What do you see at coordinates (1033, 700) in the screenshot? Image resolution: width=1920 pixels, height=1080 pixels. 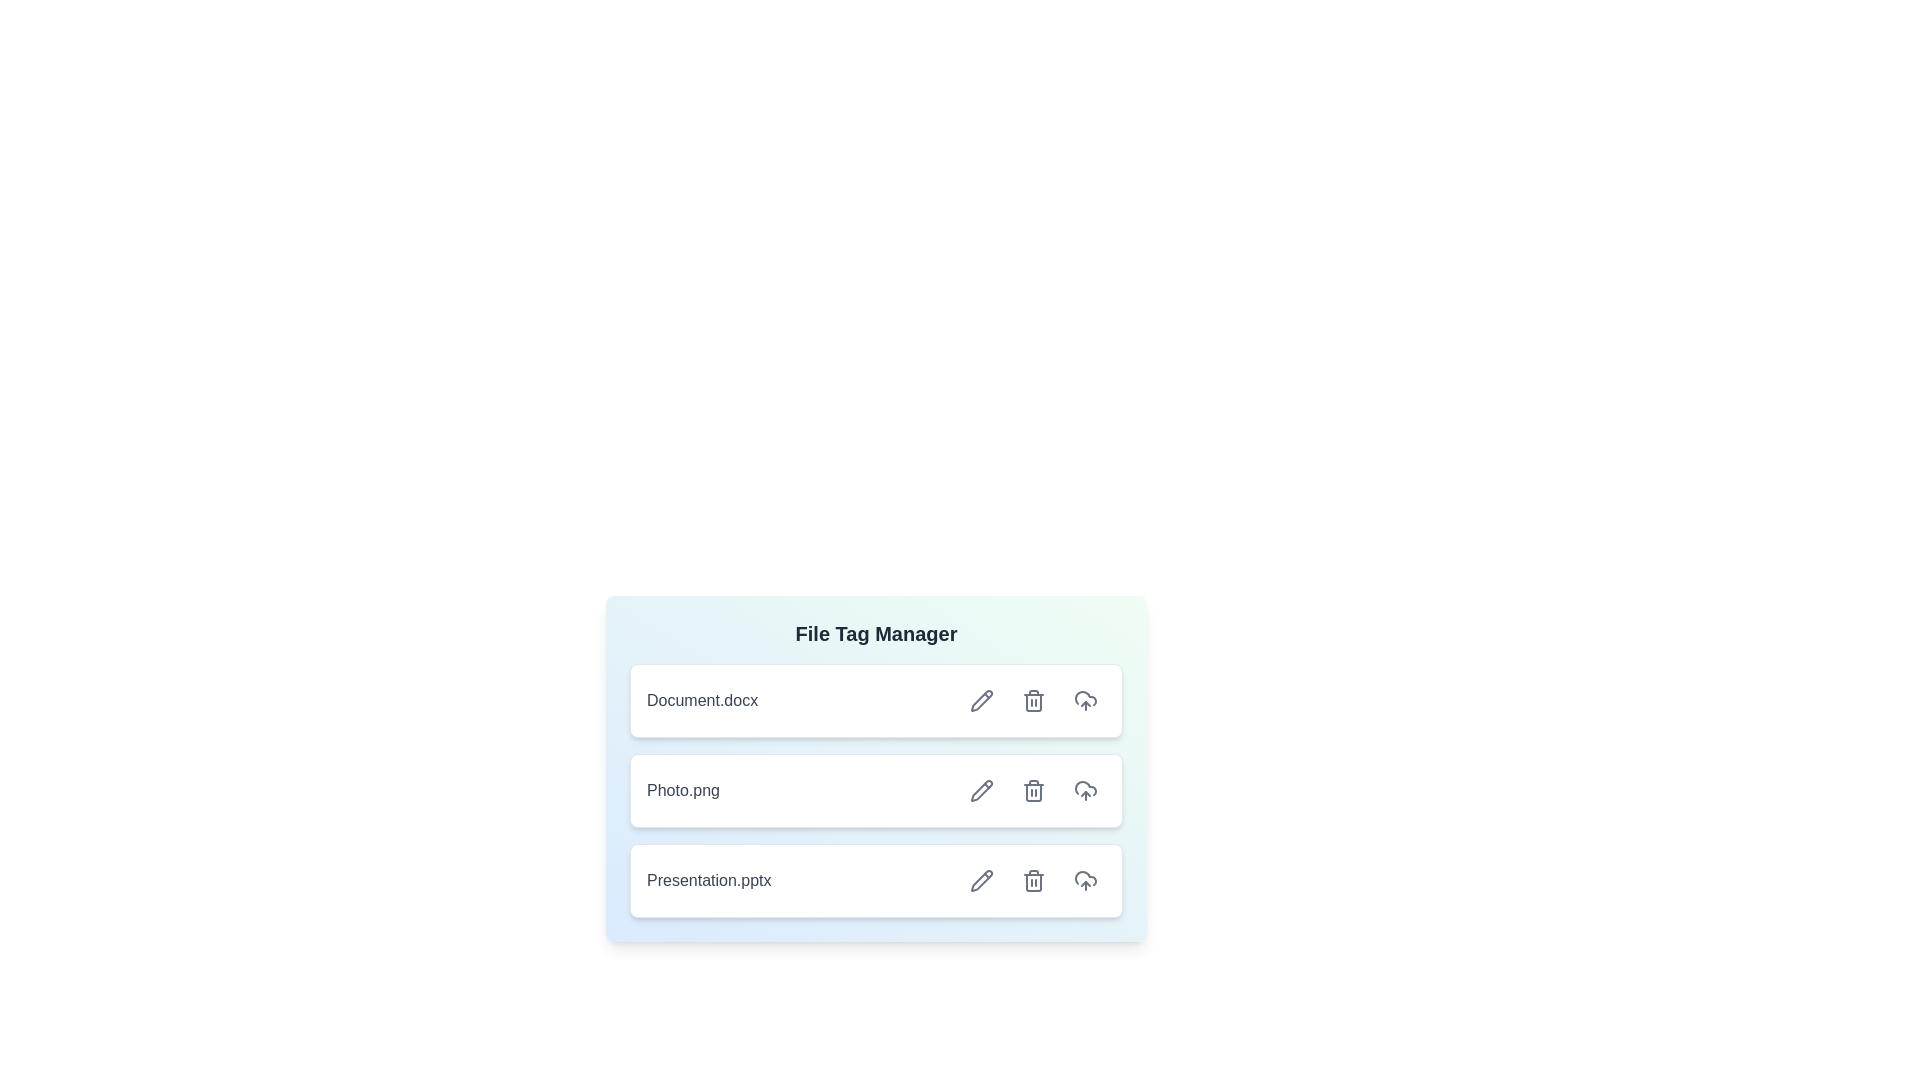 I see `delete button for the file labeled 'Document.docx'` at bounding box center [1033, 700].